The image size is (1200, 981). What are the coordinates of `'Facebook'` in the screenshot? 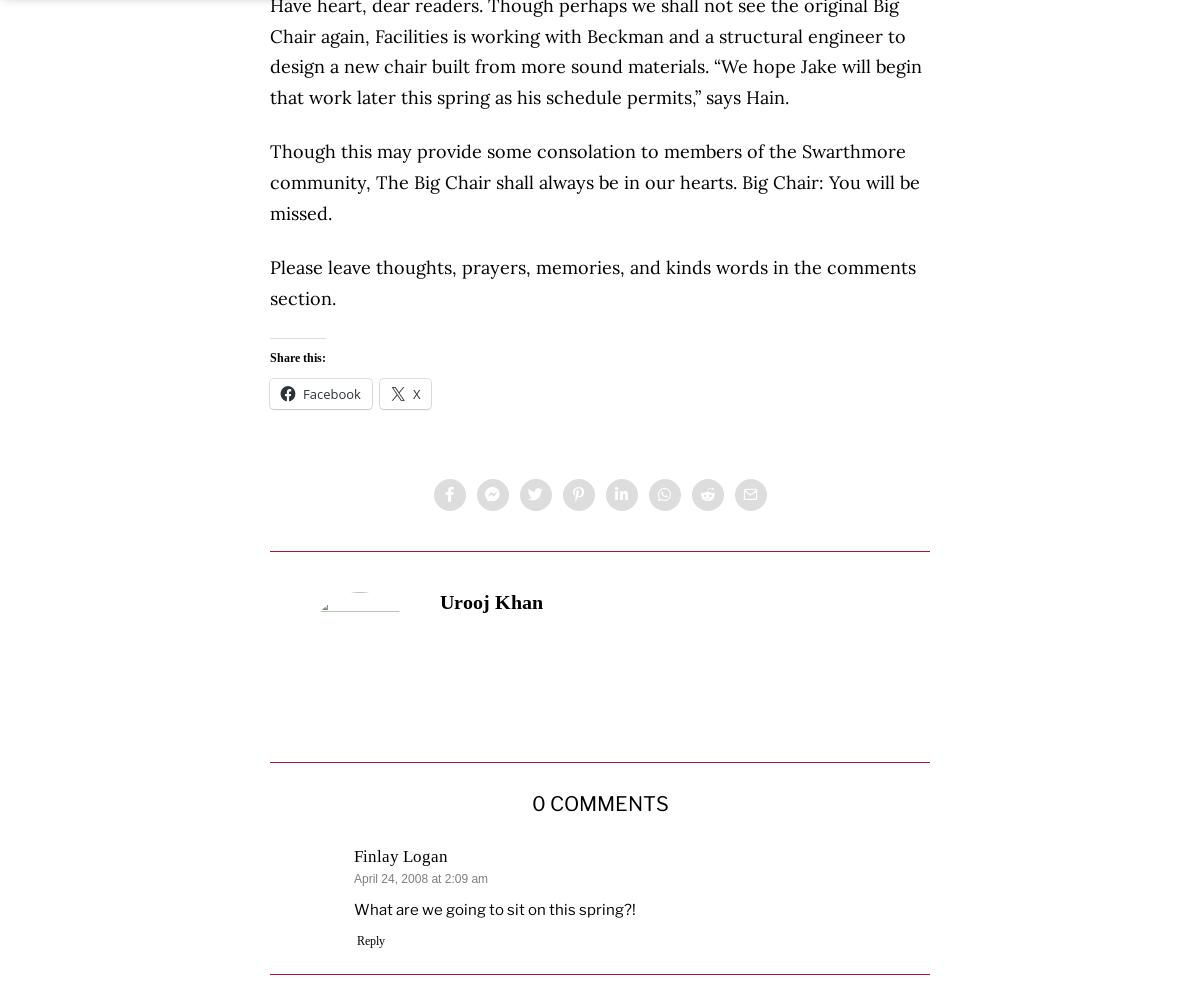 It's located at (331, 391).